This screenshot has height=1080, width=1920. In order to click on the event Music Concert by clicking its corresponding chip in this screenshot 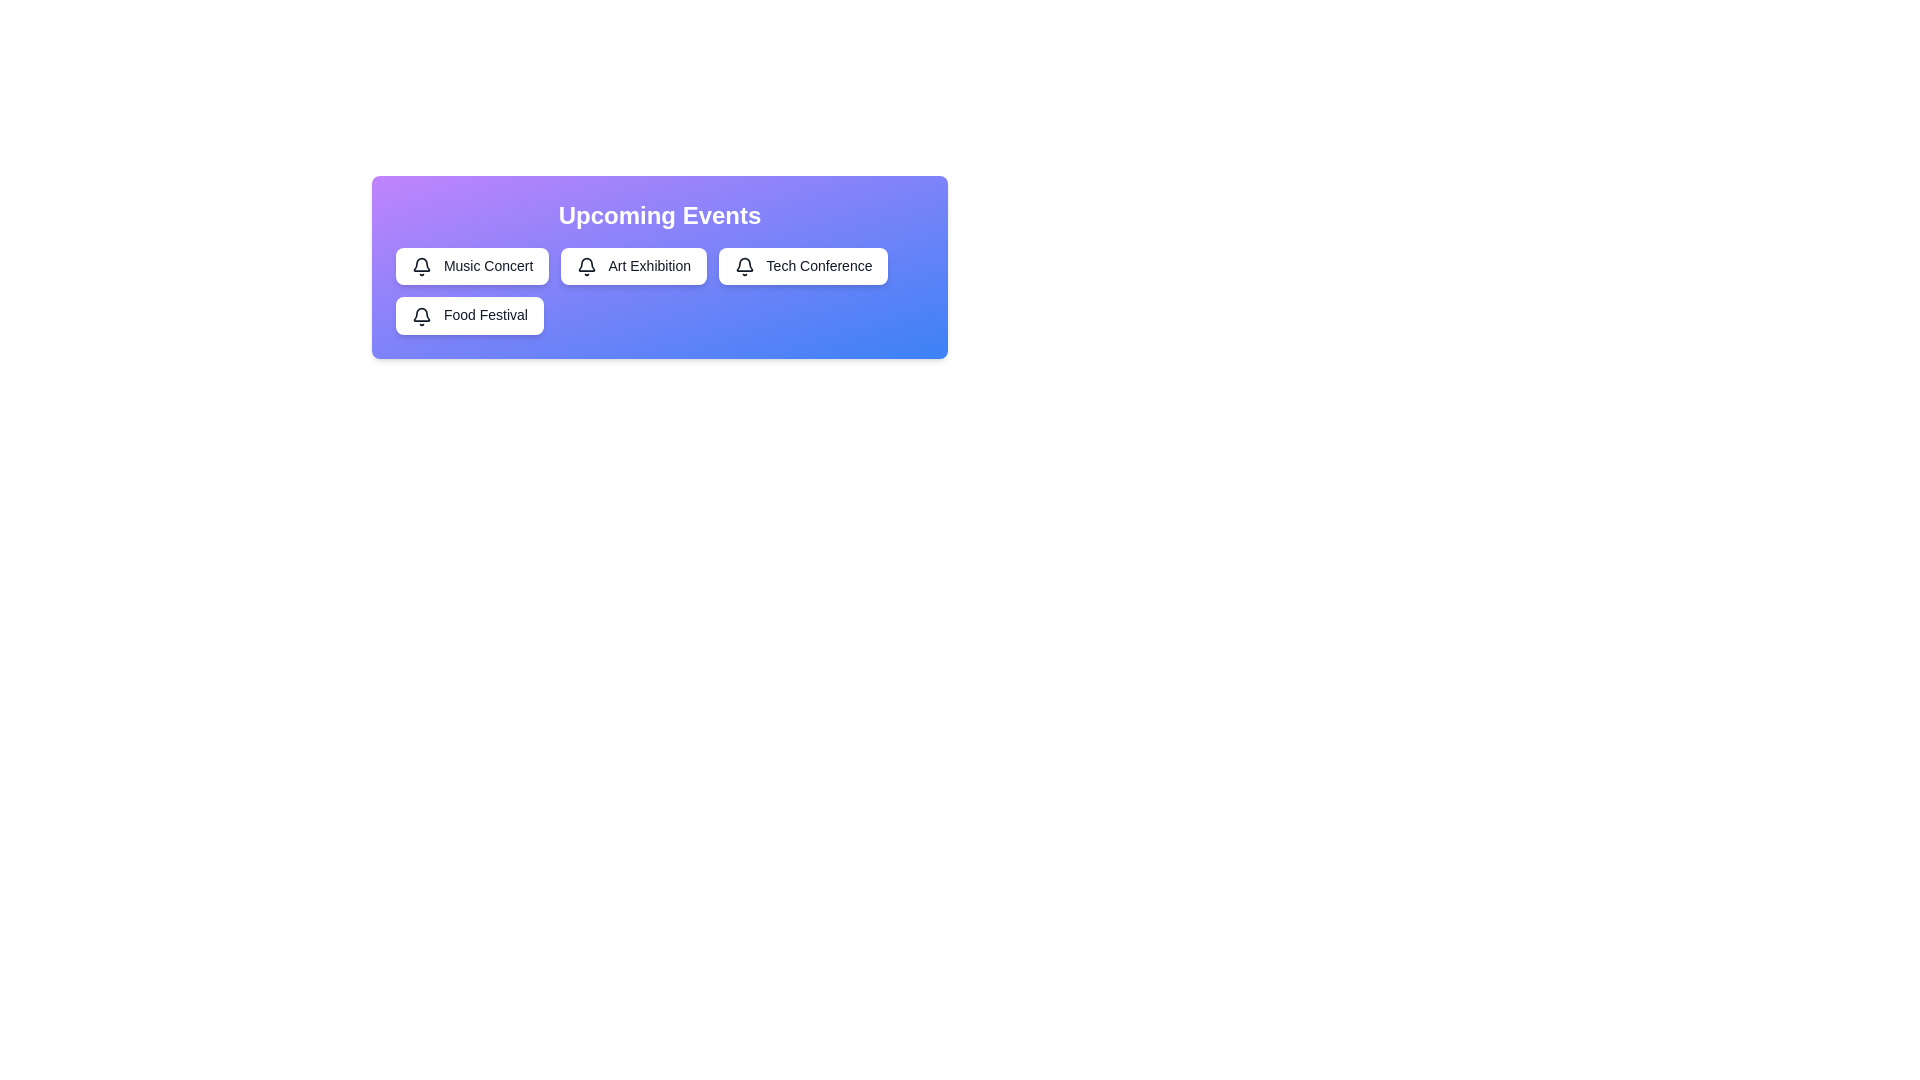, I will do `click(471, 265)`.